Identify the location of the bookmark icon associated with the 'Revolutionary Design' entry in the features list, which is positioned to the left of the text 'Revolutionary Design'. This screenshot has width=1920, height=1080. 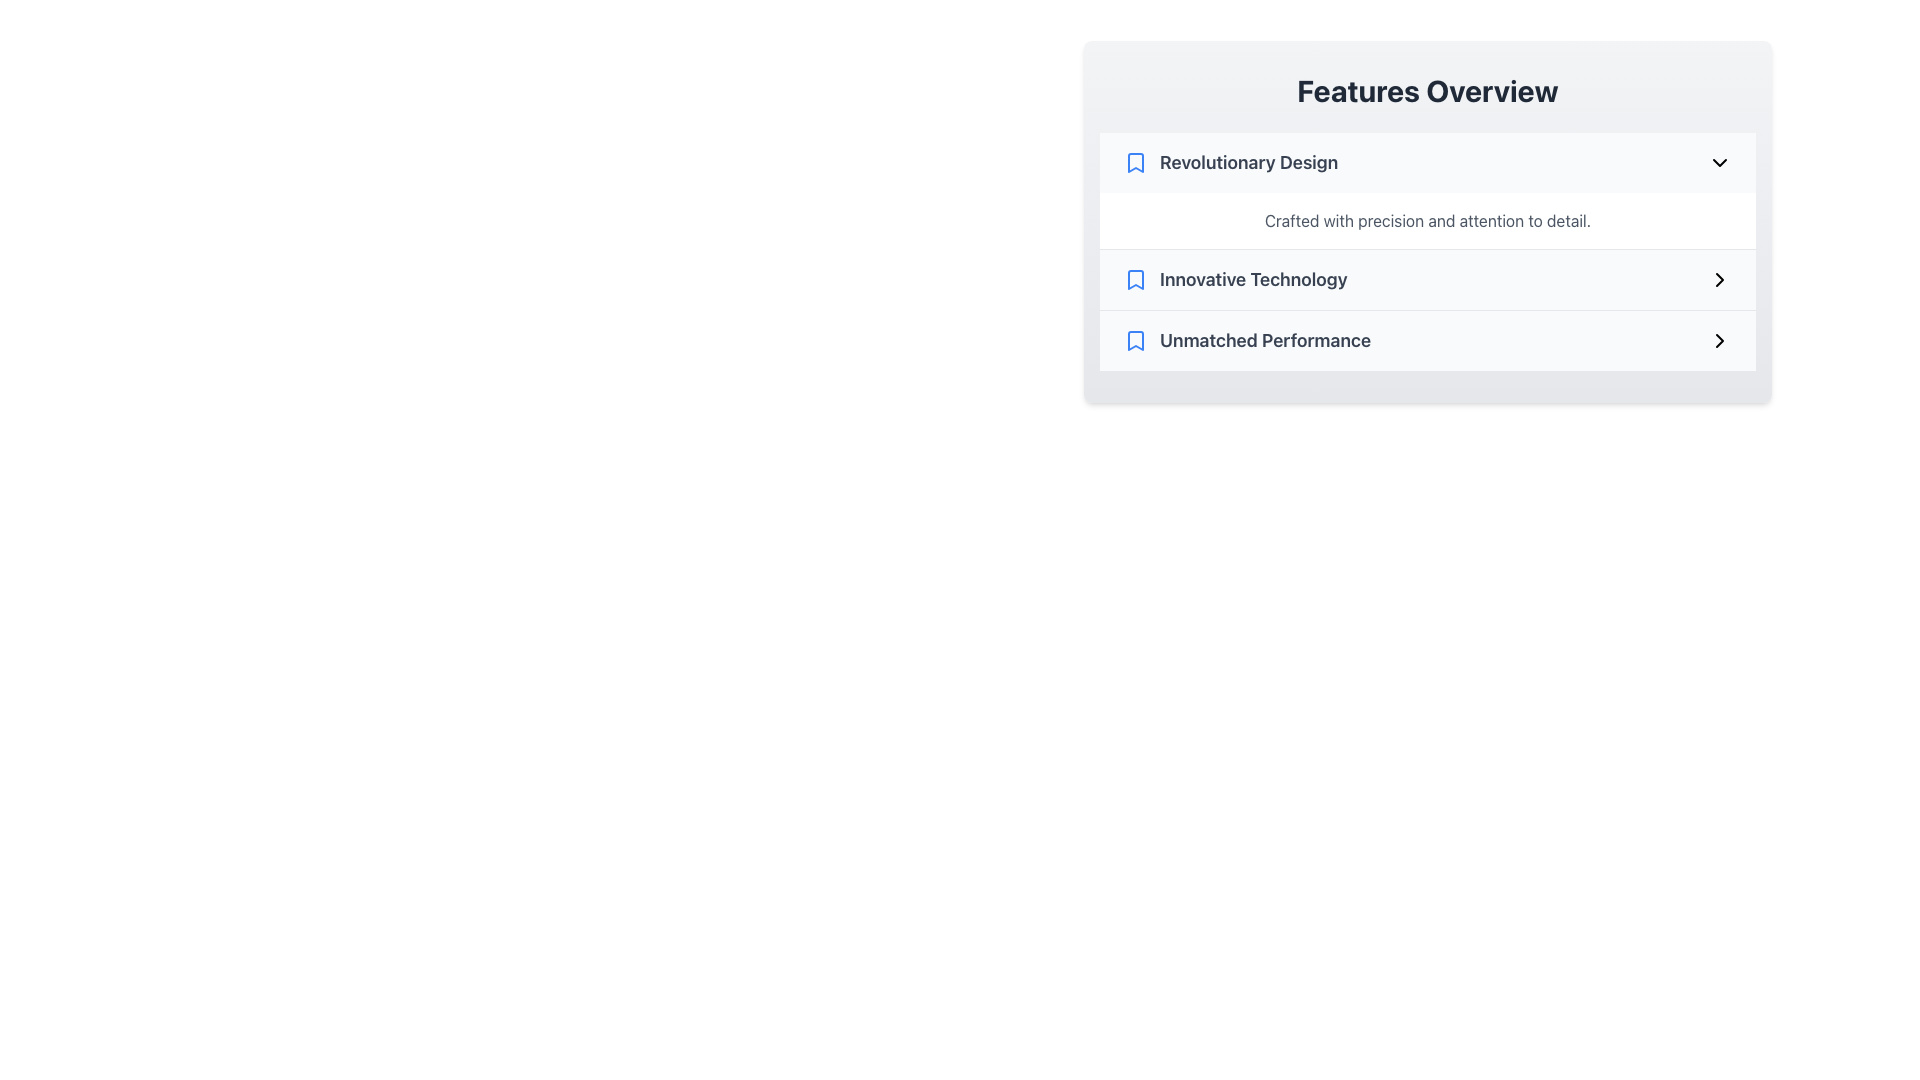
(1136, 161).